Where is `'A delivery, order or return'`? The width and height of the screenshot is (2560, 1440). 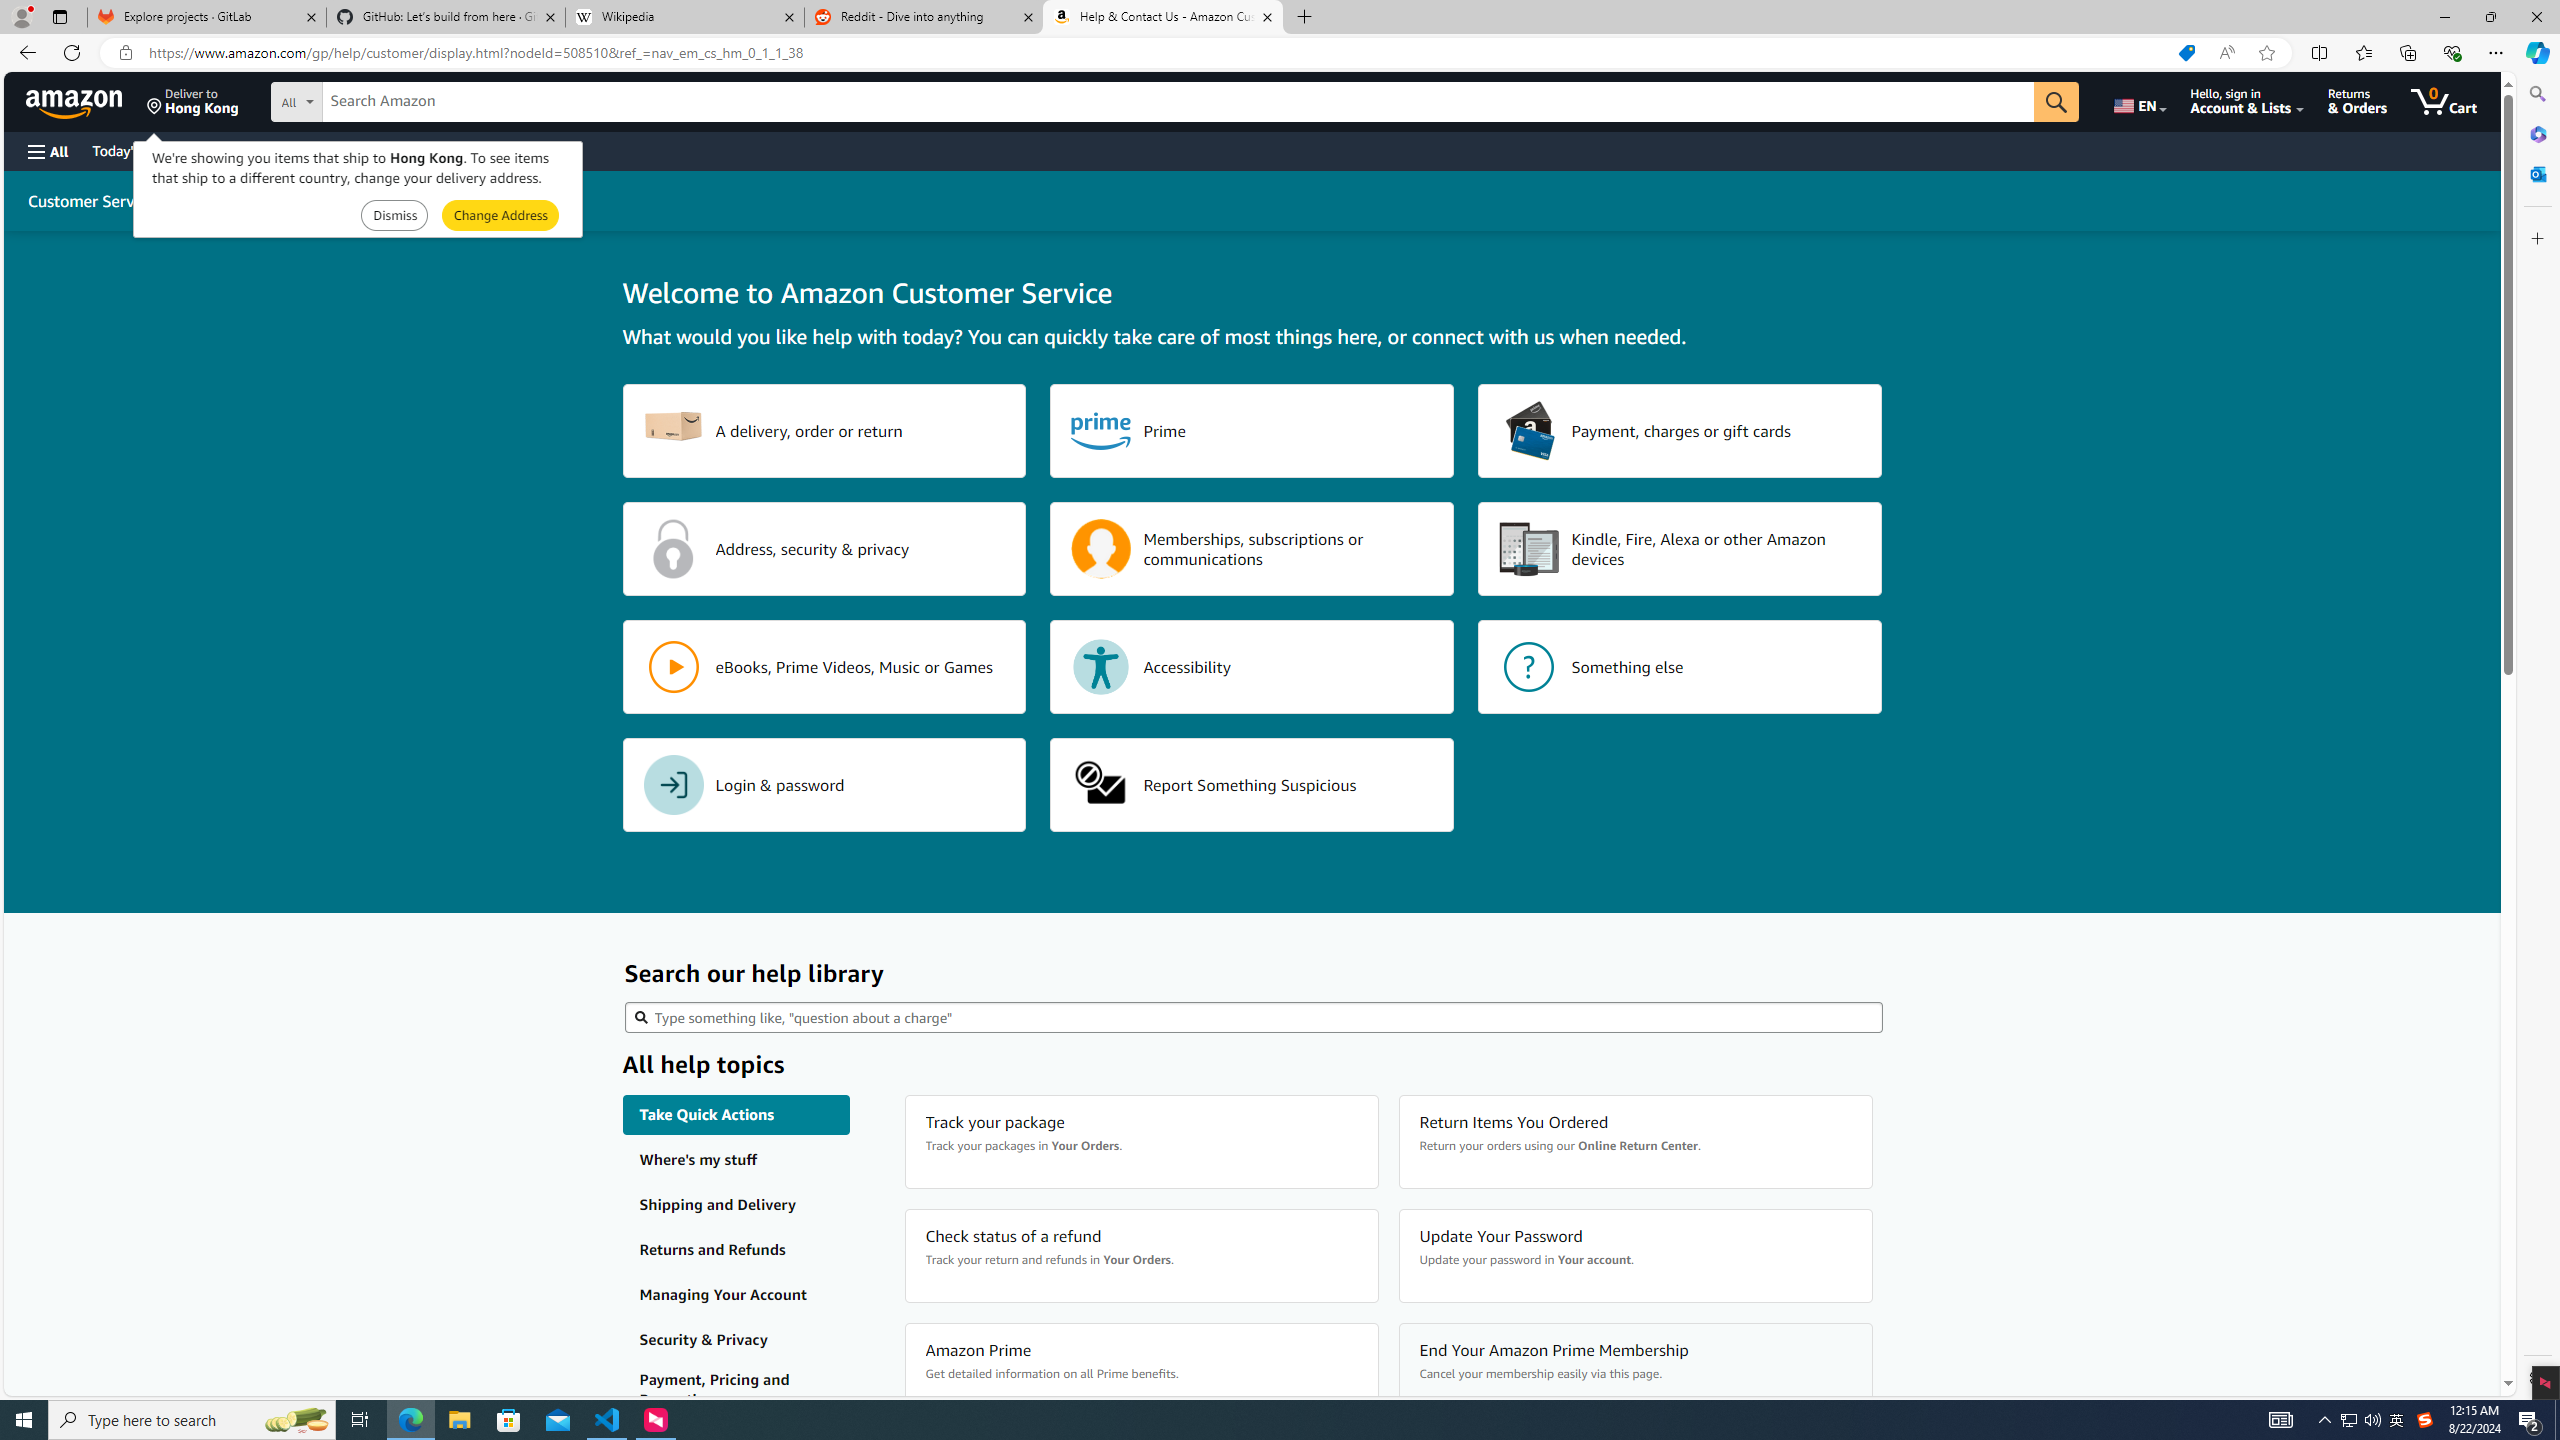 'A delivery, order or return' is located at coordinates (823, 430).